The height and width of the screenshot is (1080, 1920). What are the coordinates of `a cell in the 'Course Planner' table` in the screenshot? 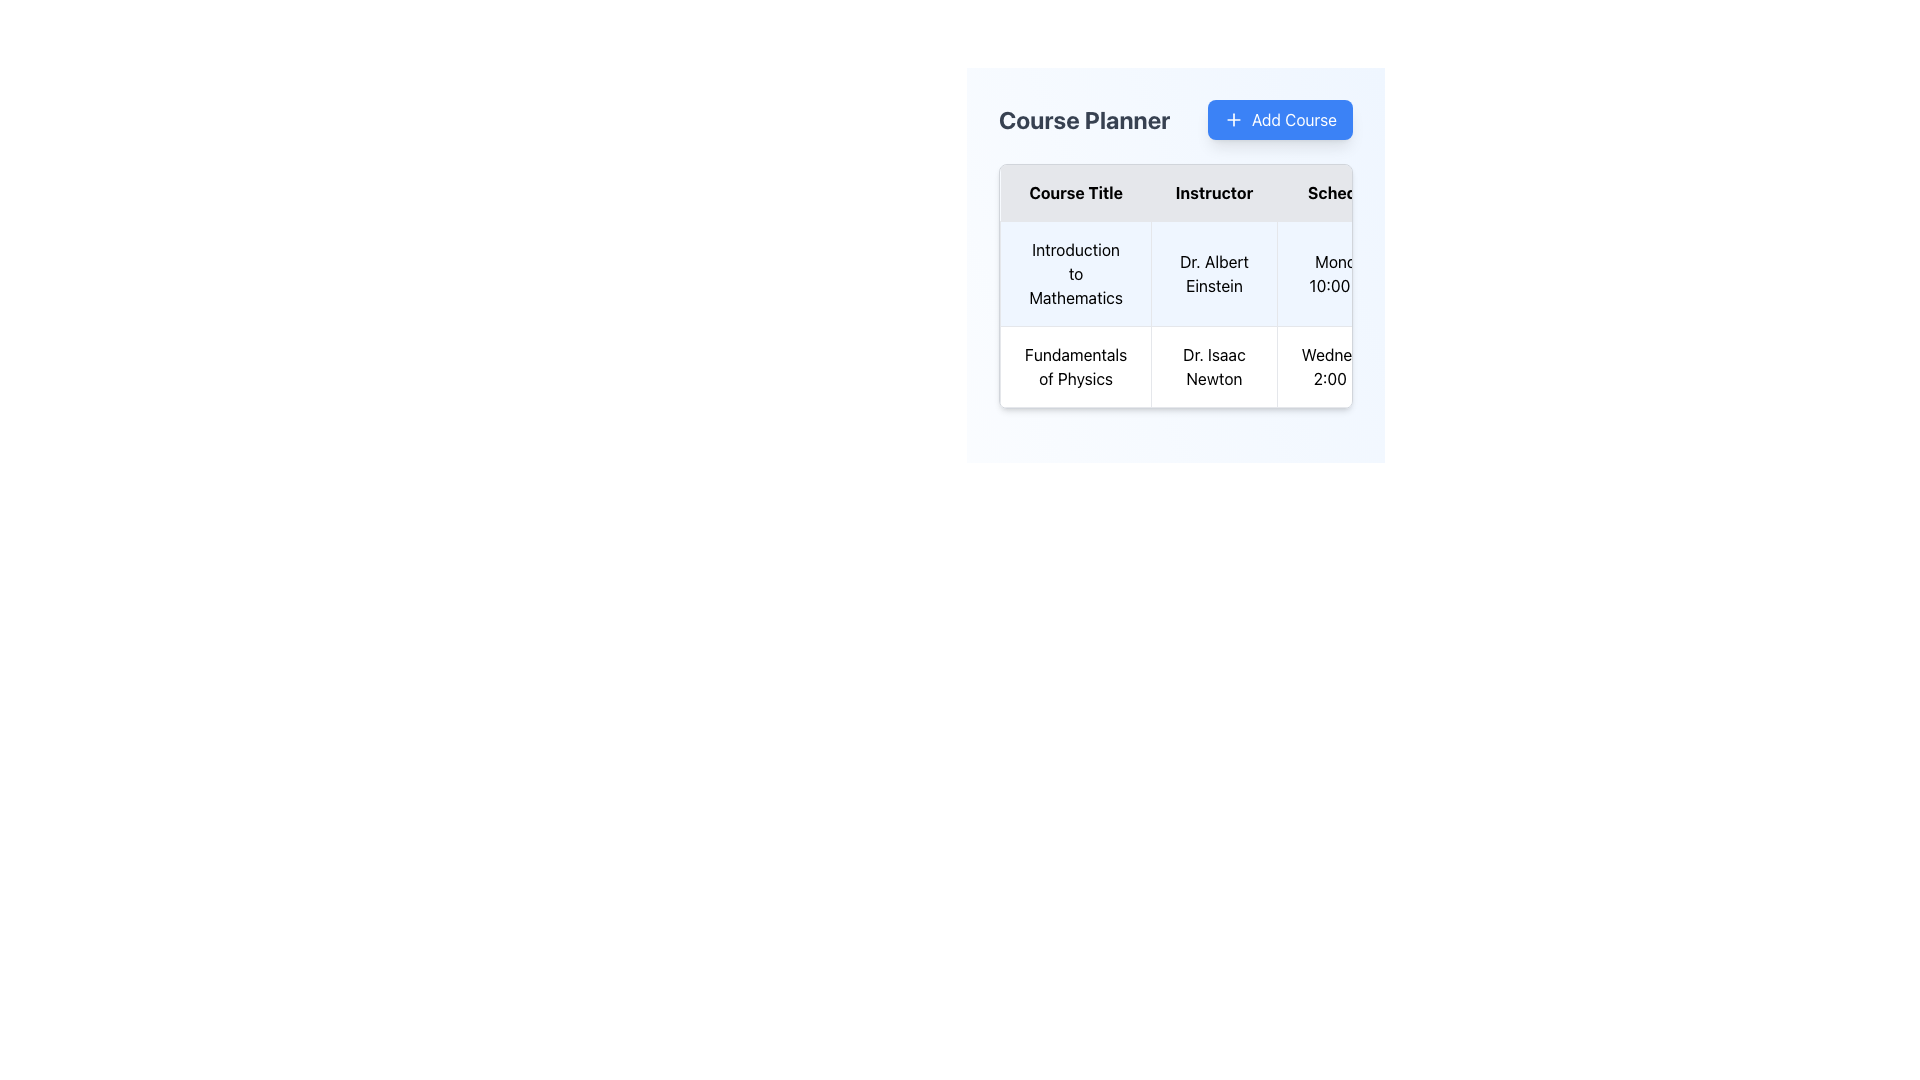 It's located at (1176, 285).